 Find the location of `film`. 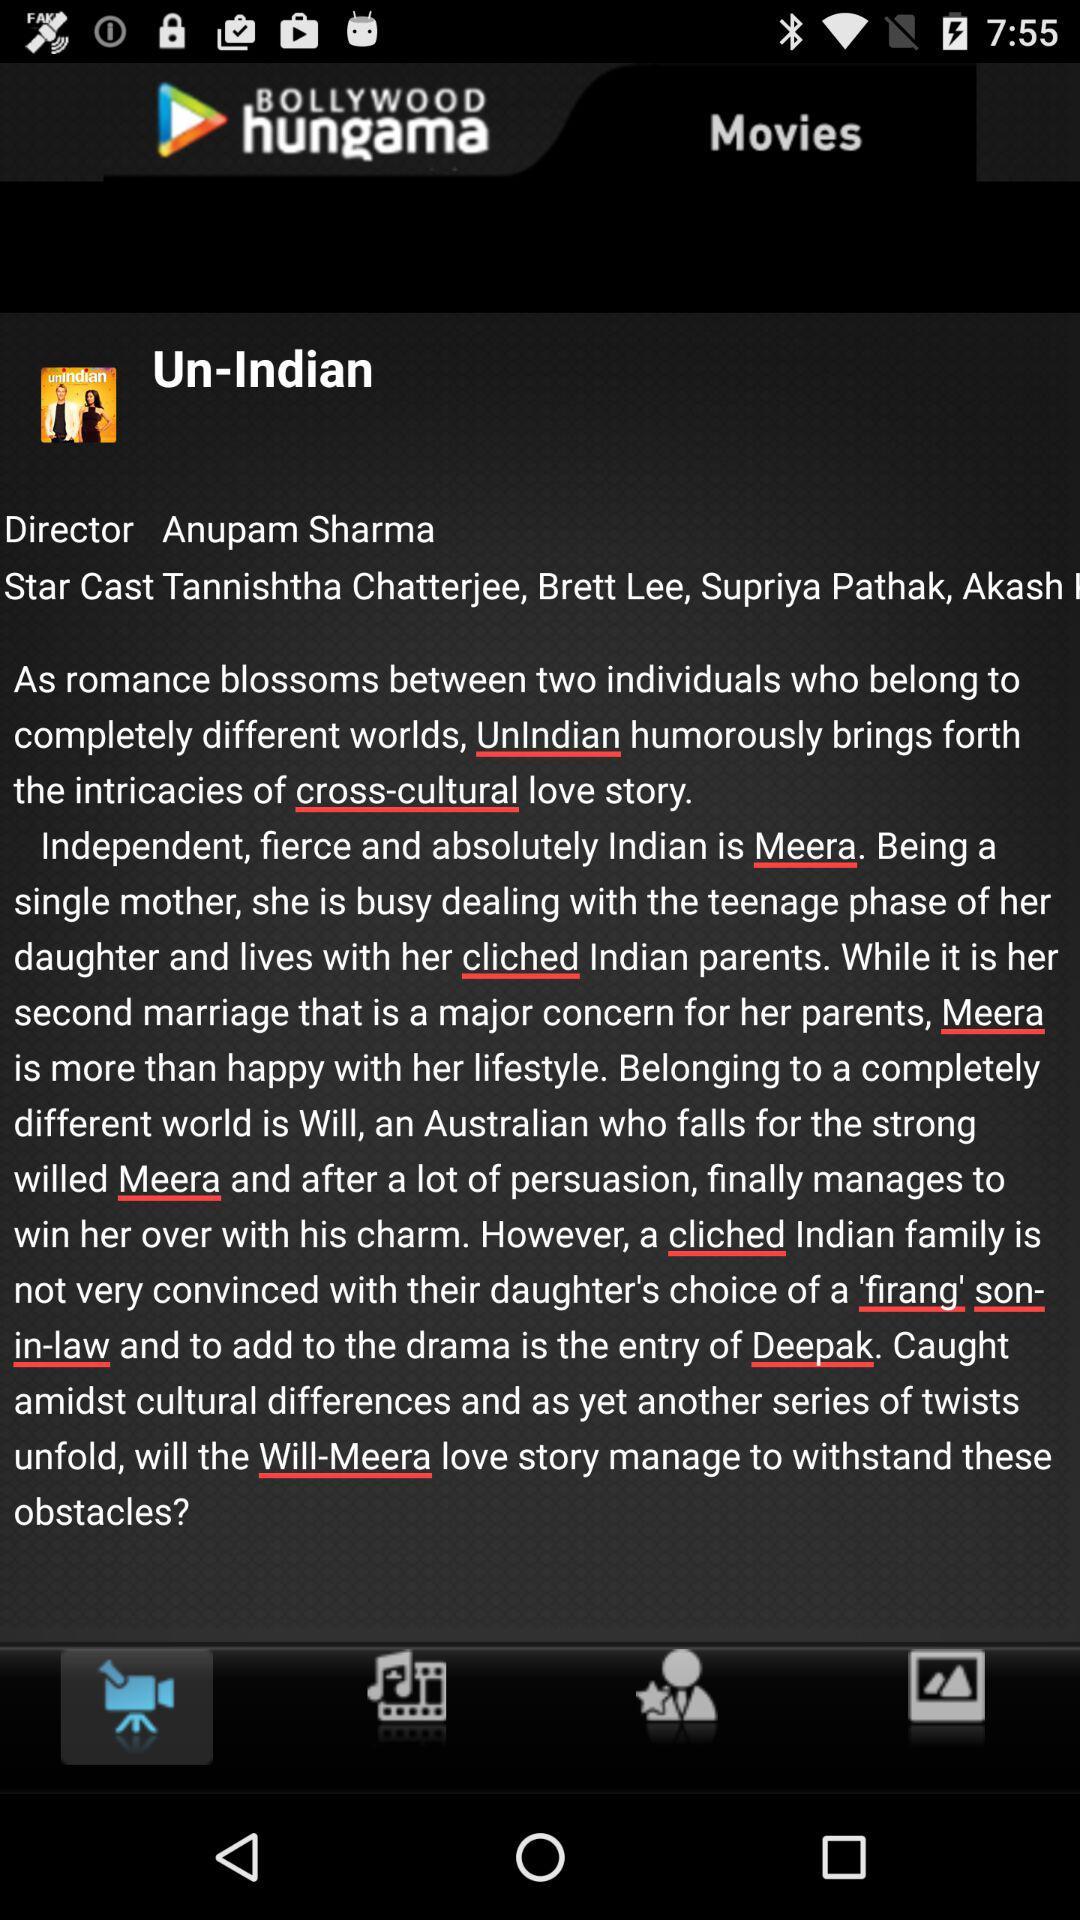

film is located at coordinates (405, 1697).